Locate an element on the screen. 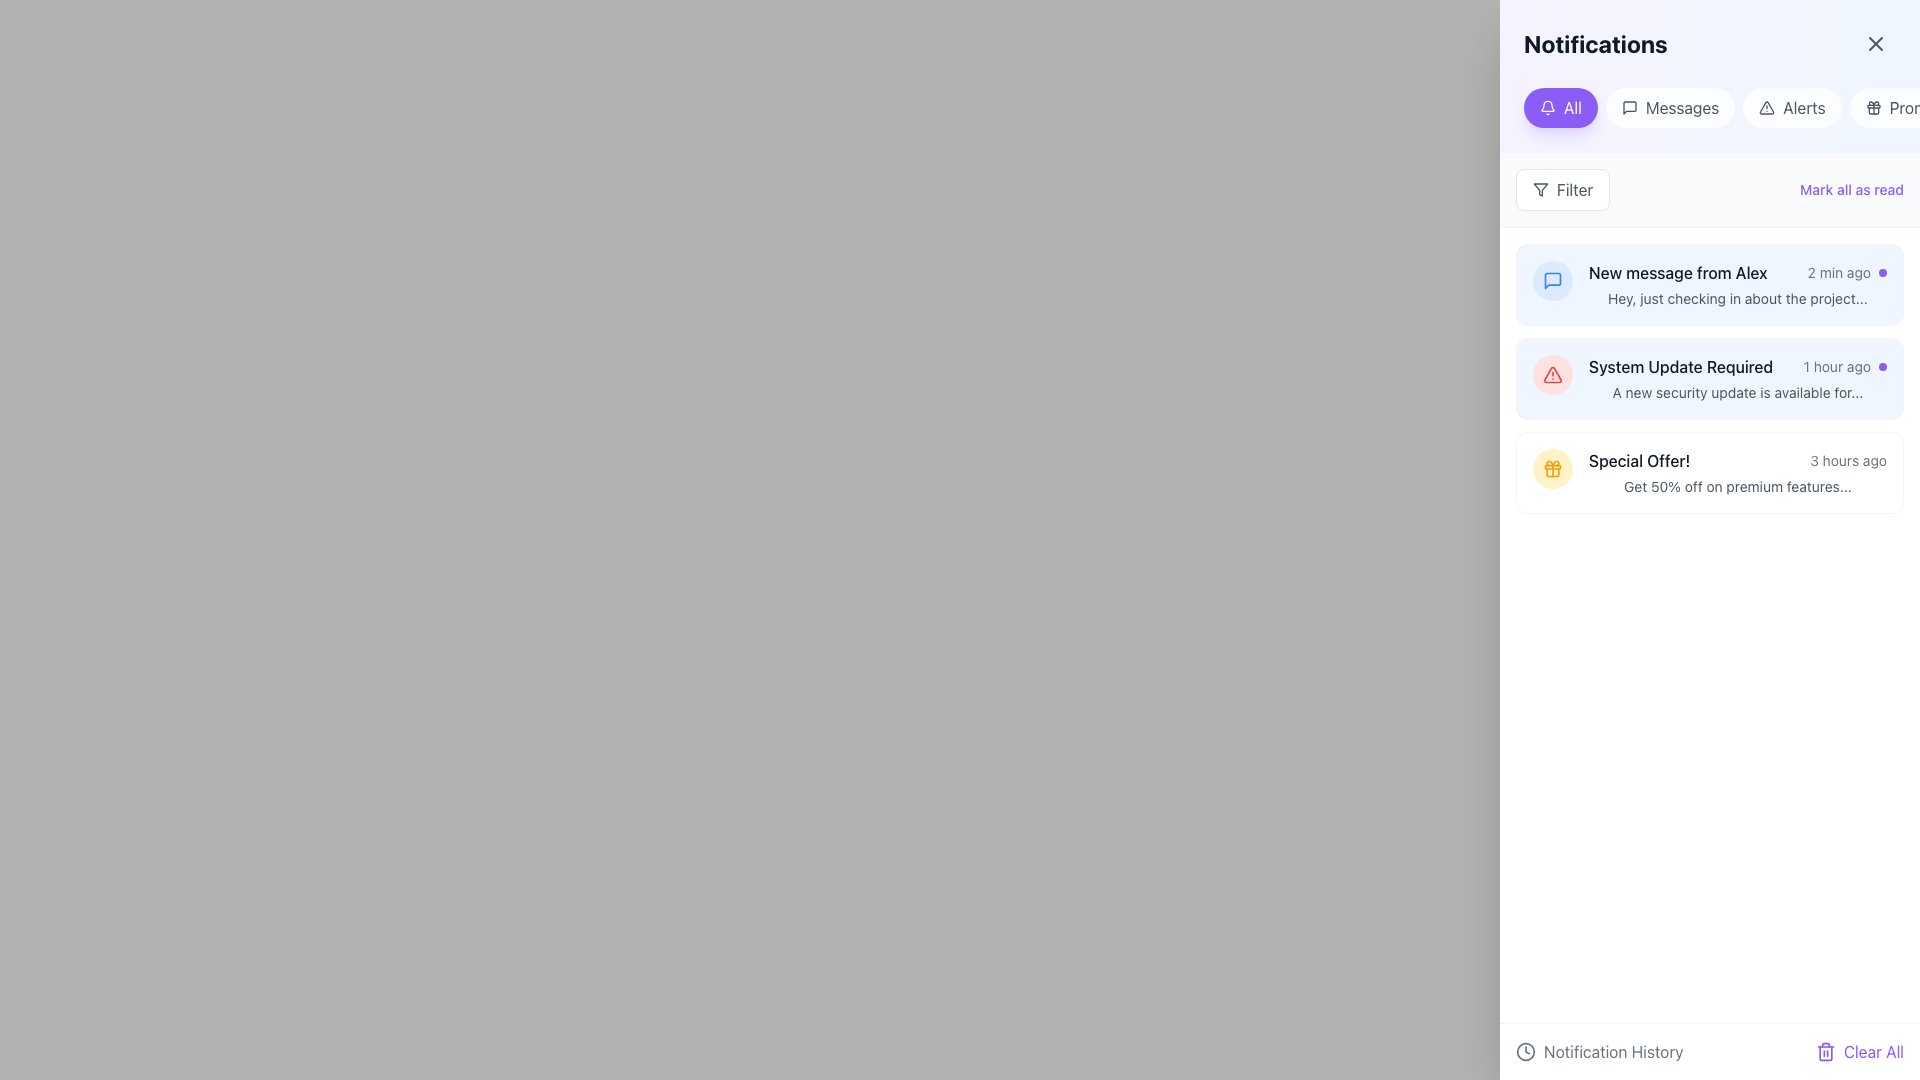  the 'Alerts' button located in the top section of the 'Notifications' panel is located at coordinates (1792, 108).